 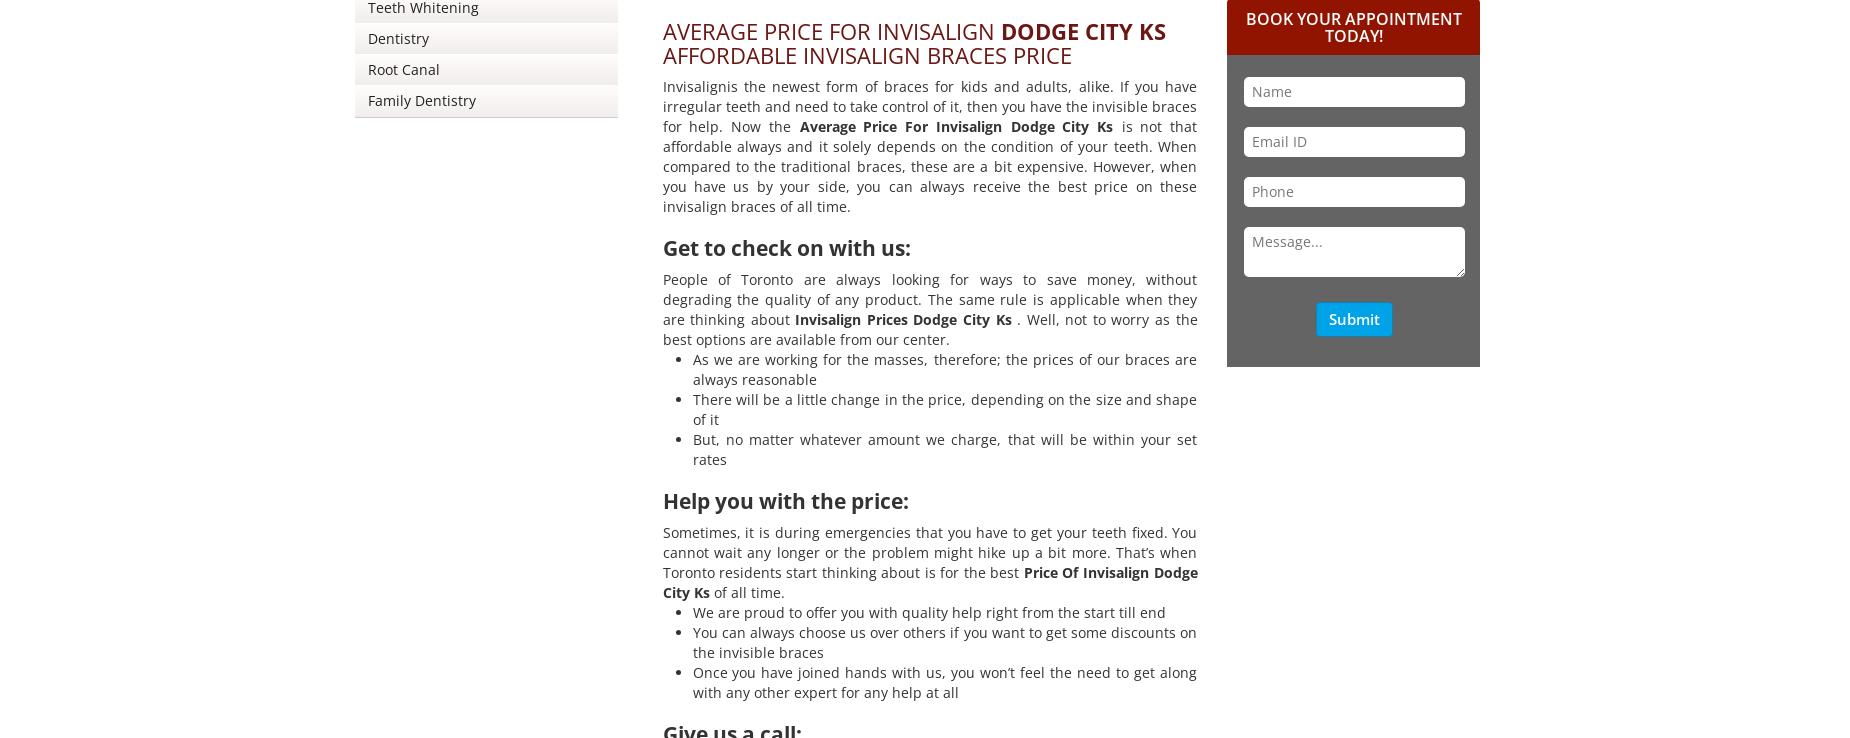 I want to click on 'Price Of Invisalign', so click(x=1087, y=572).